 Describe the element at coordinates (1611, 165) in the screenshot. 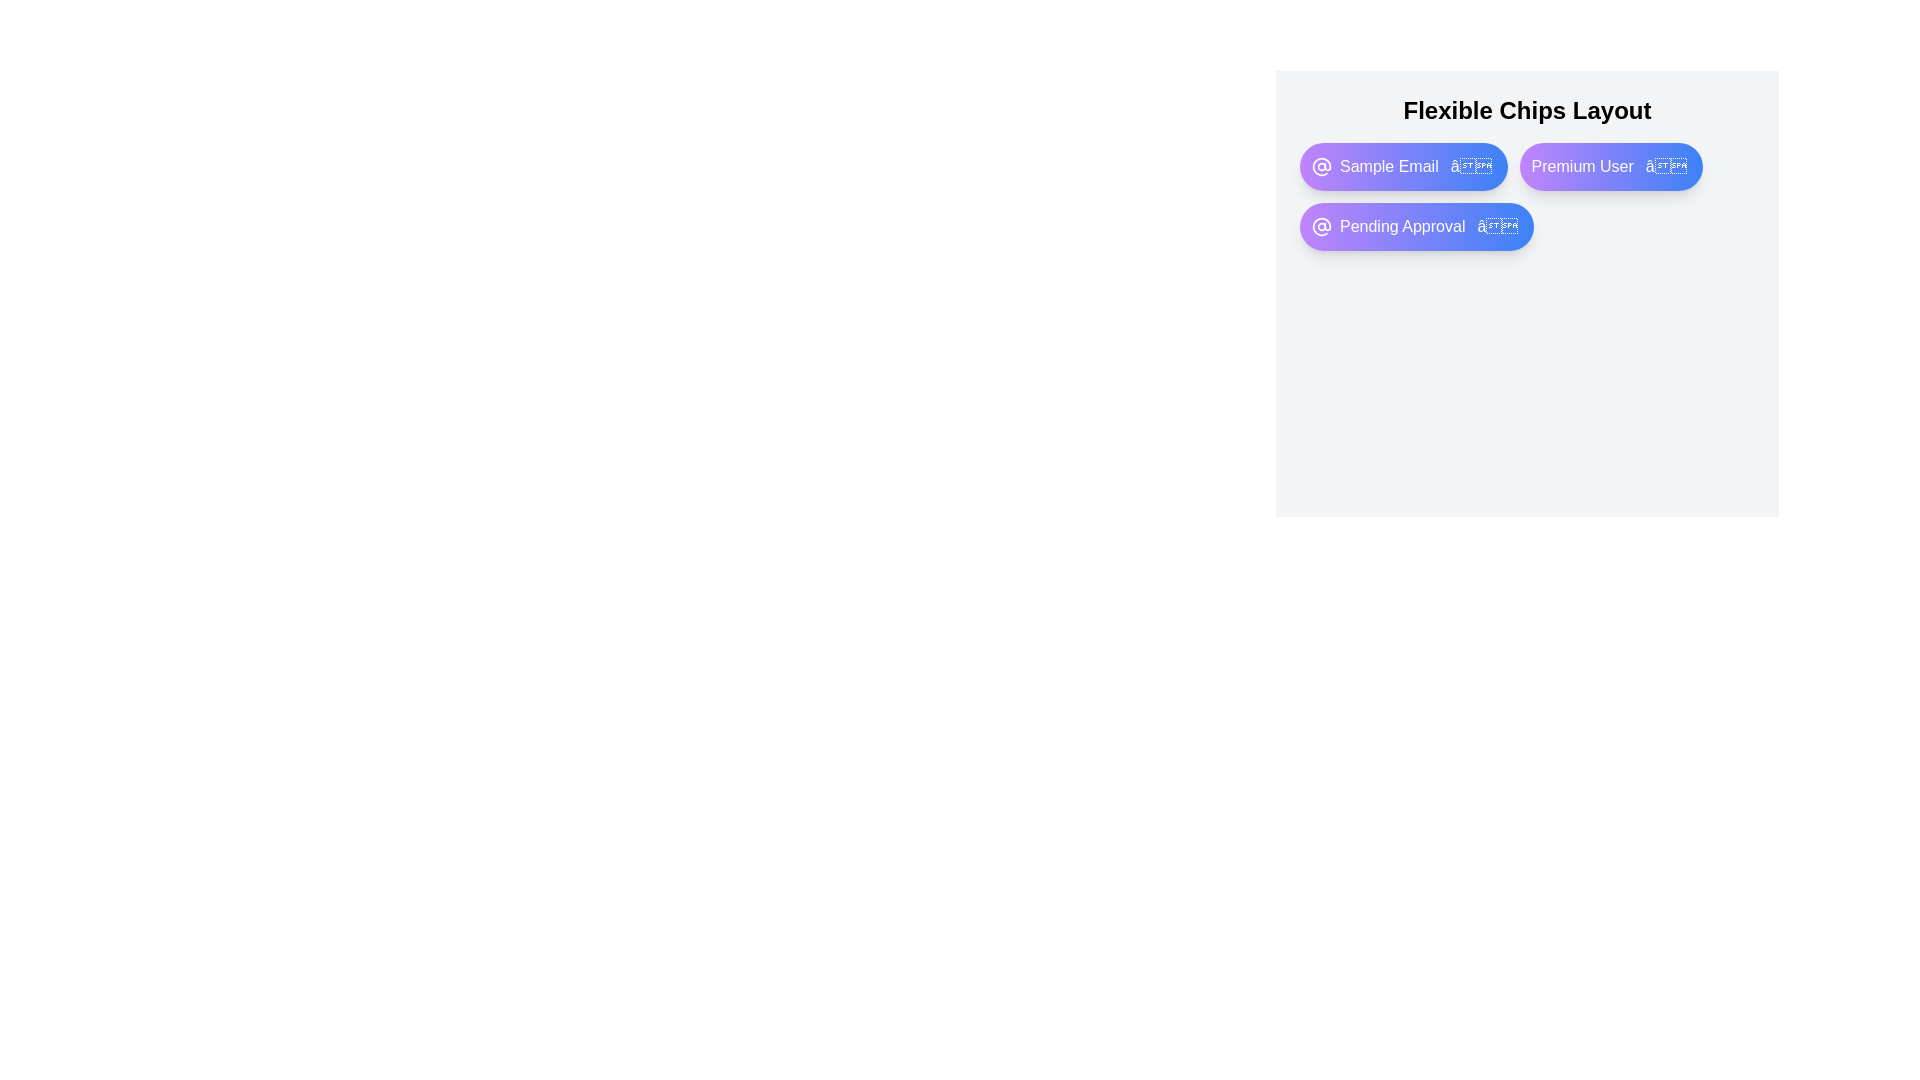

I see `the chip labeled 'Premium User'` at that location.